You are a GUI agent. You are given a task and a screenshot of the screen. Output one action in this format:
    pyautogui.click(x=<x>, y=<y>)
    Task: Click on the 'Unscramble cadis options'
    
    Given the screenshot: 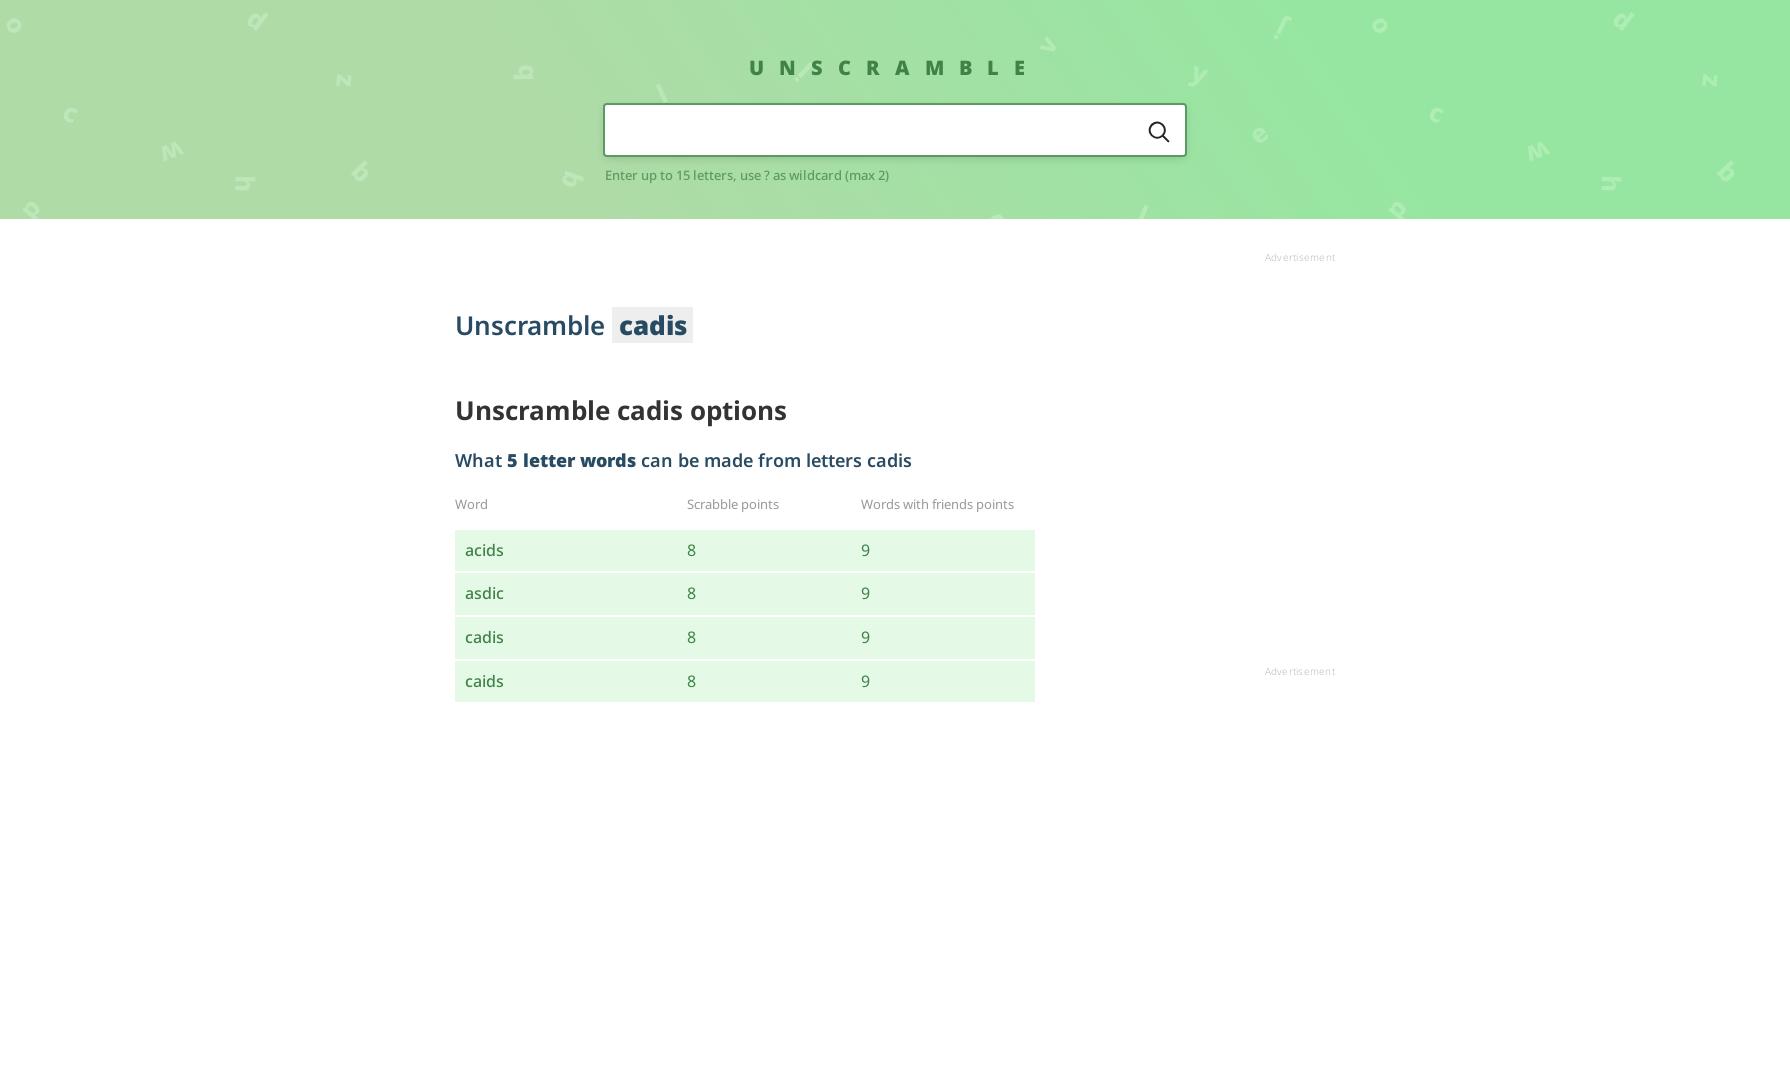 What is the action you would take?
    pyautogui.click(x=619, y=410)
    